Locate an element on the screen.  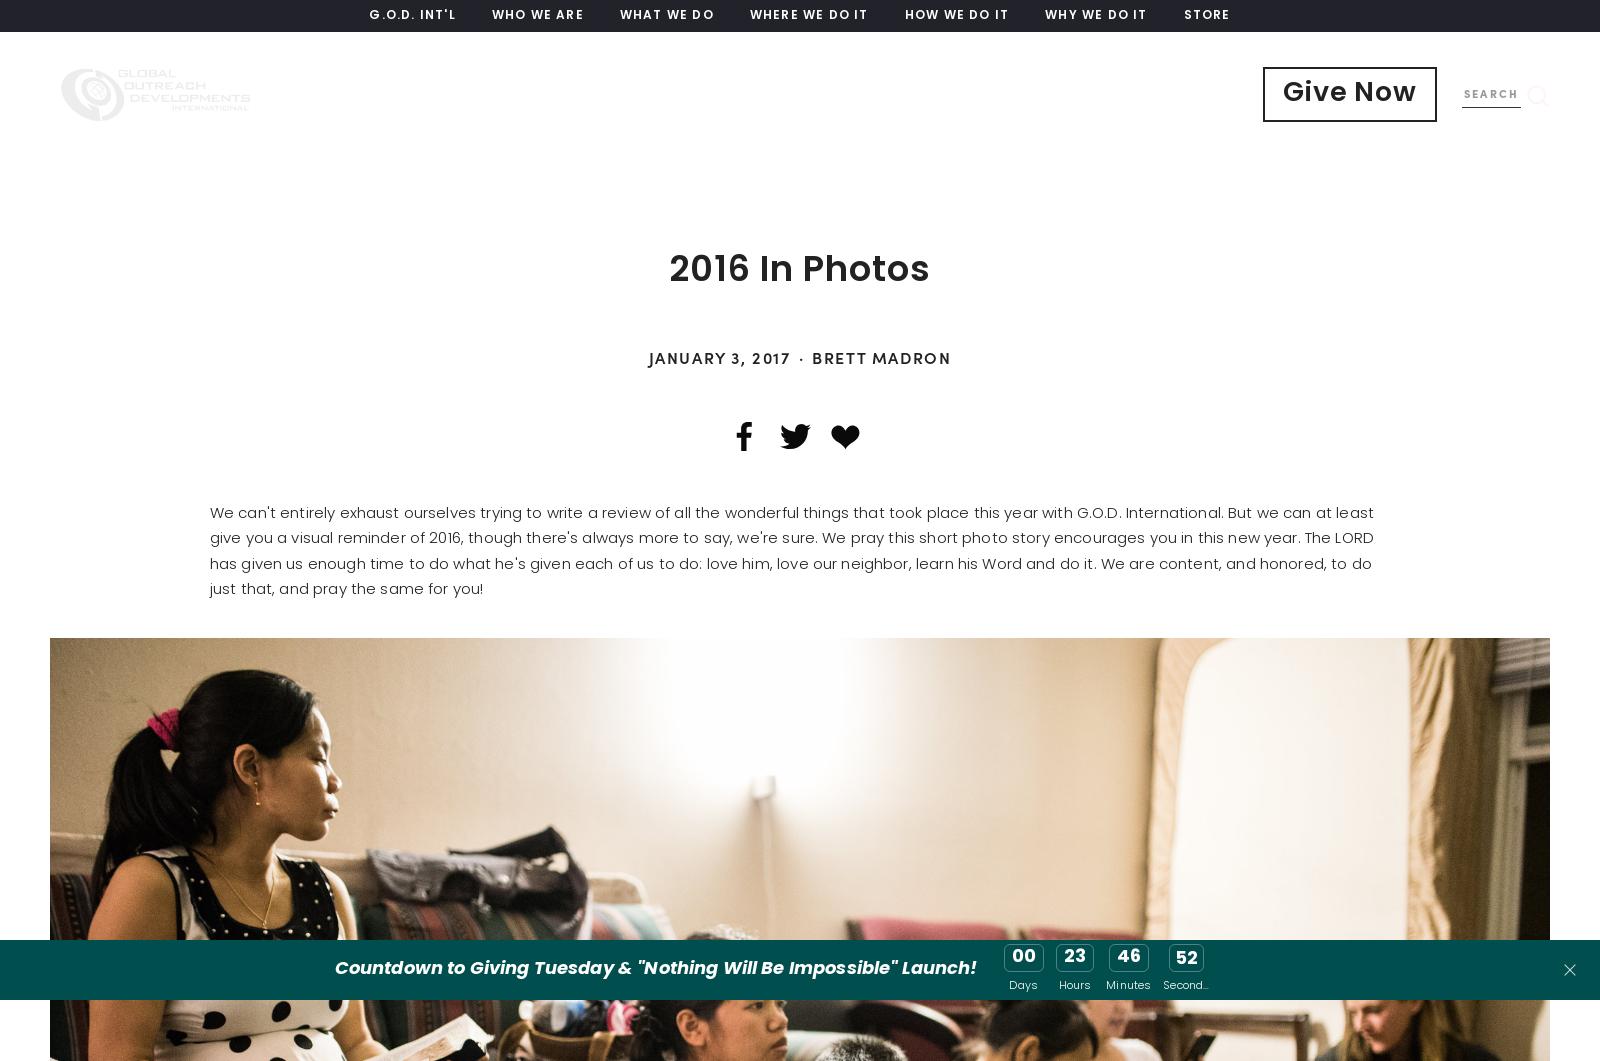
'What We Do' is located at coordinates (666, 16).